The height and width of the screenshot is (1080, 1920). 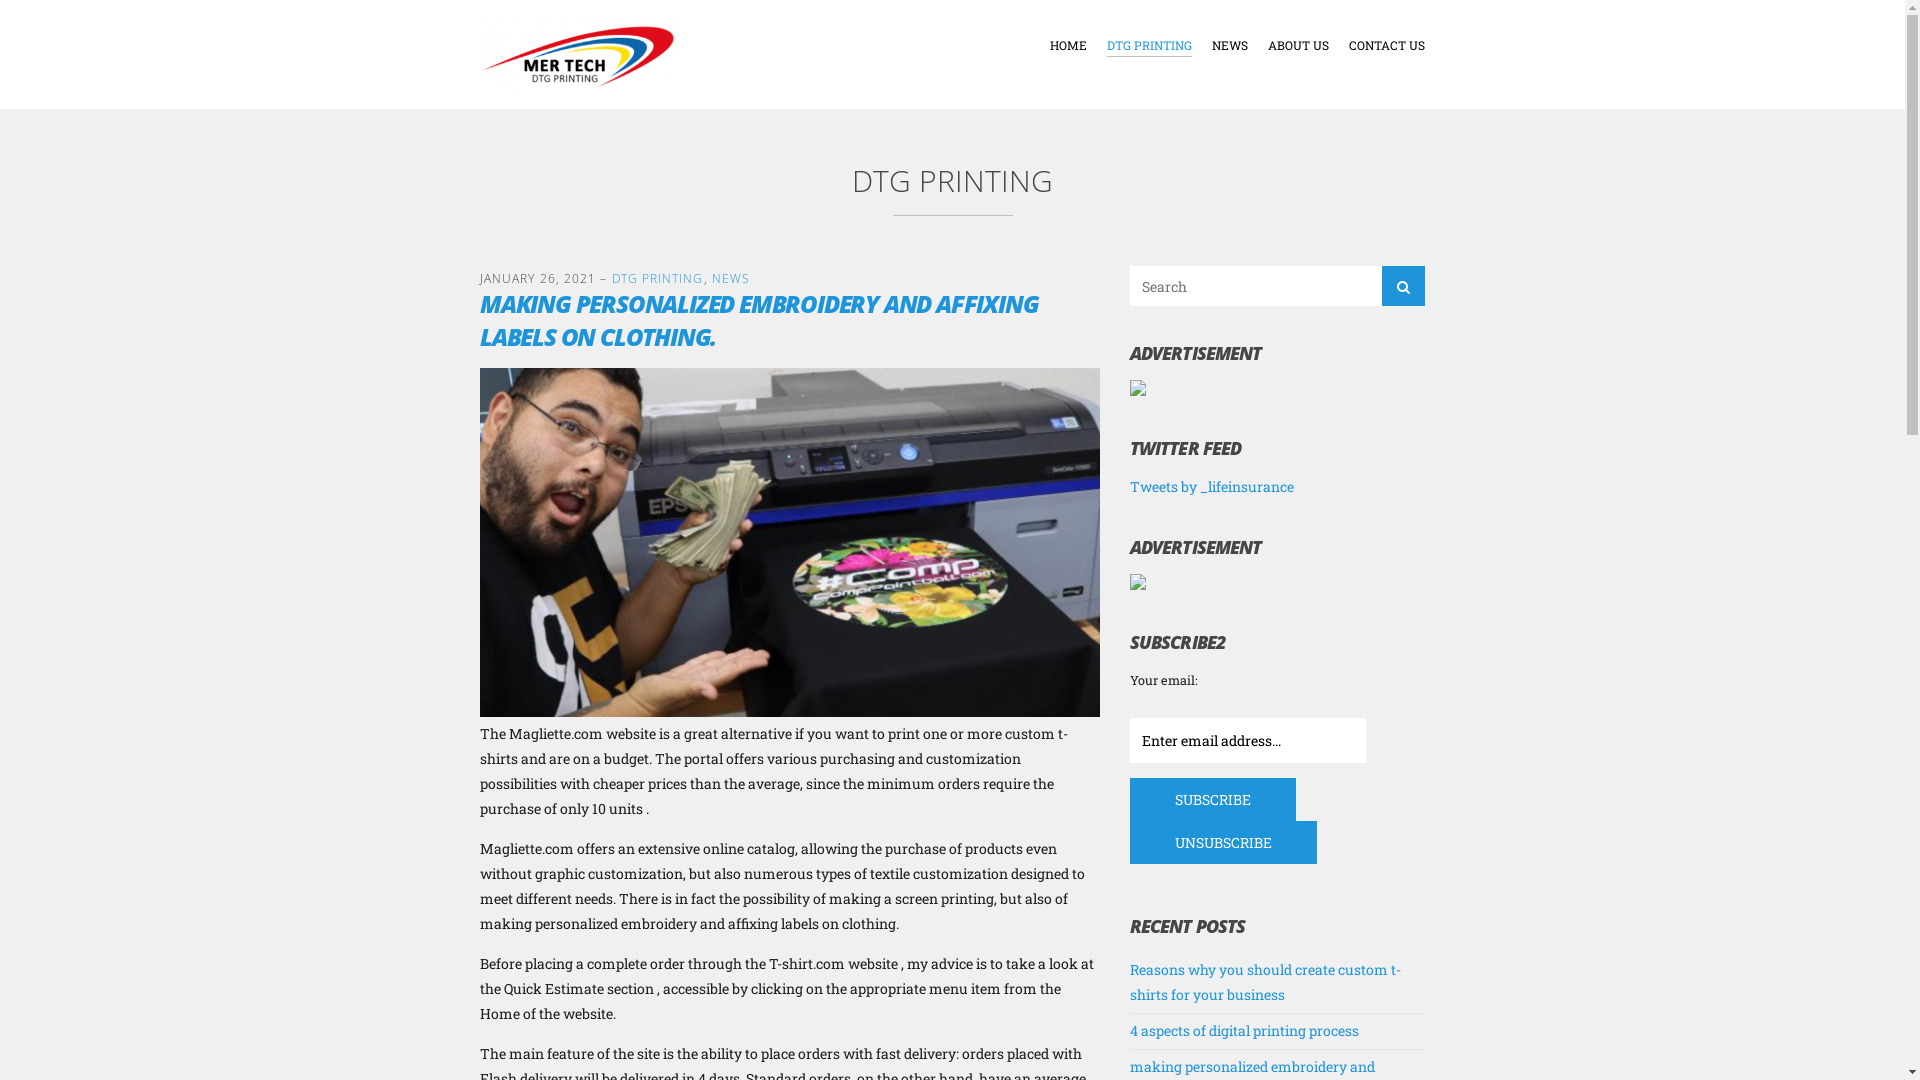 What do you see at coordinates (1149, 45) in the screenshot?
I see `'DTG PRINTING'` at bounding box center [1149, 45].